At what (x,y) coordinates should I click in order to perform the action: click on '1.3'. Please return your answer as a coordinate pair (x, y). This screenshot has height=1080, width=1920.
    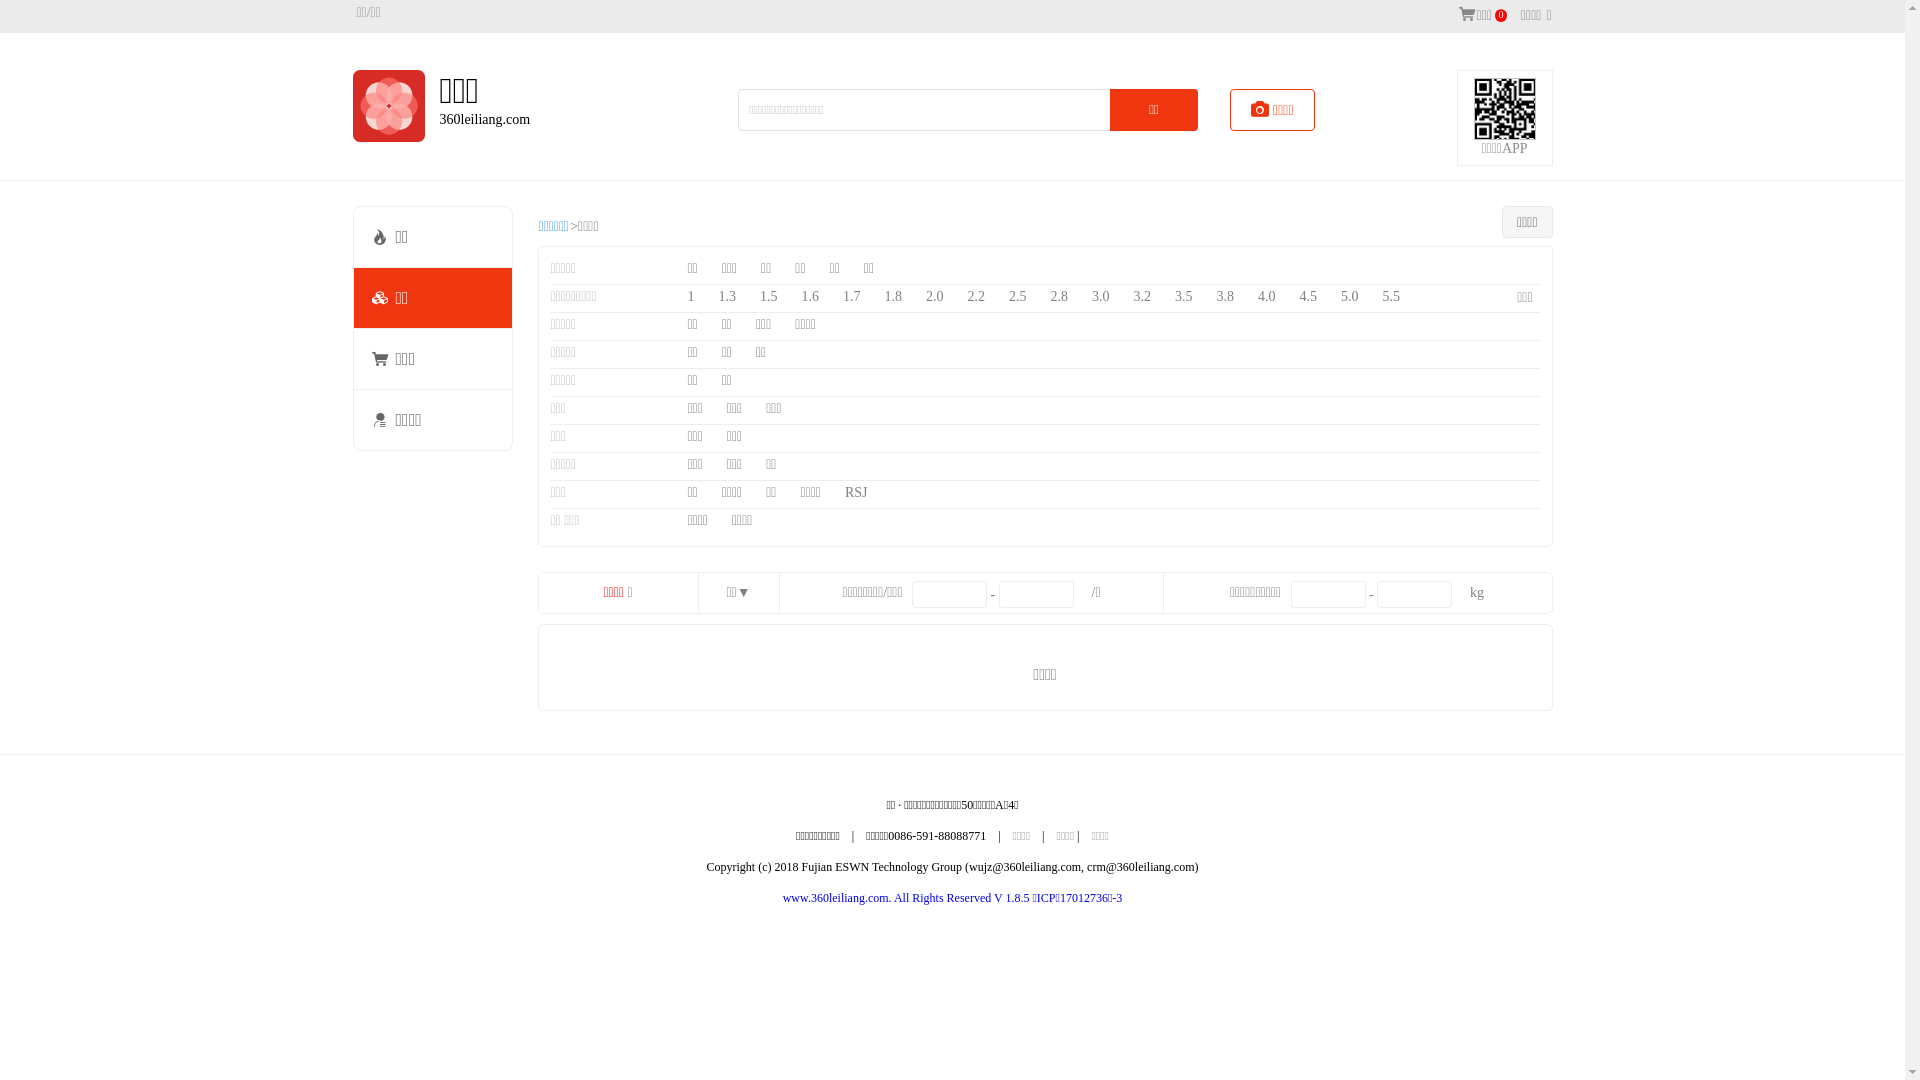
    Looking at the image, I should click on (727, 297).